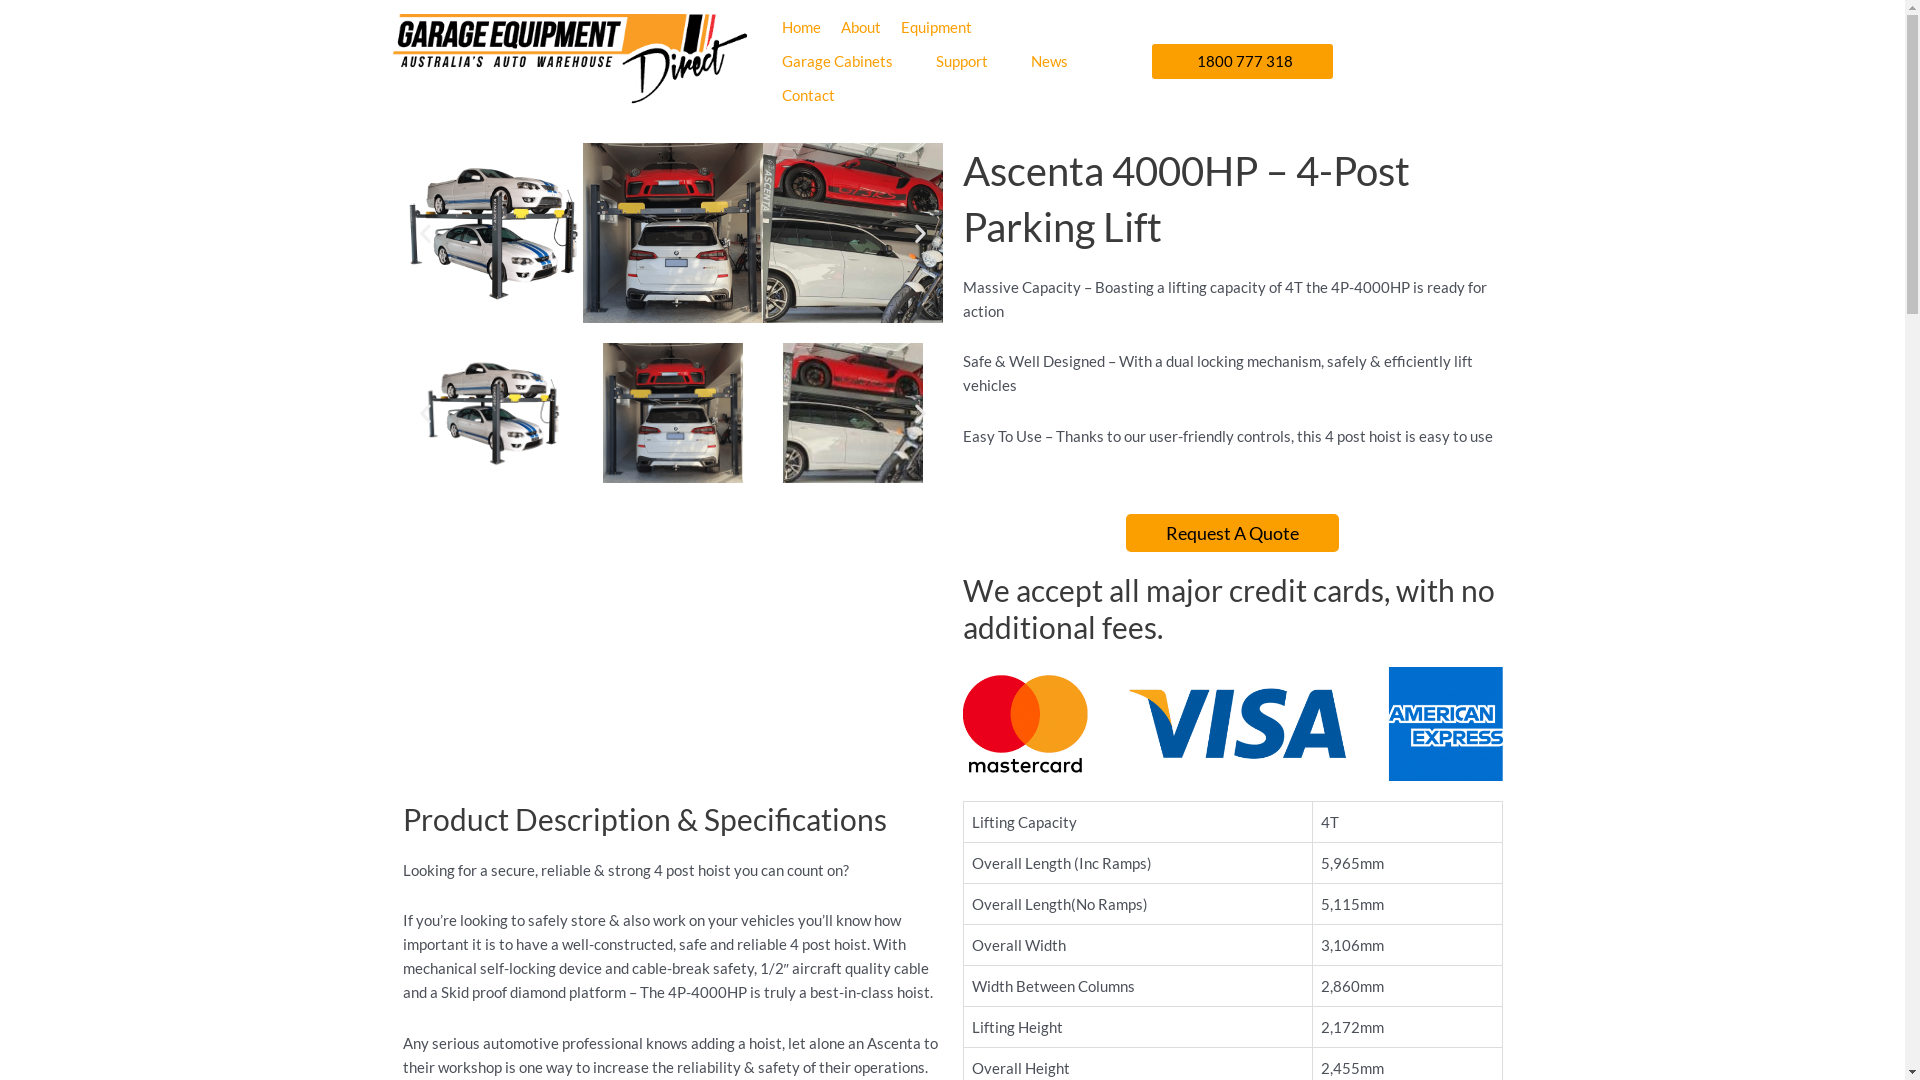  I want to click on 'News', so click(1048, 60).